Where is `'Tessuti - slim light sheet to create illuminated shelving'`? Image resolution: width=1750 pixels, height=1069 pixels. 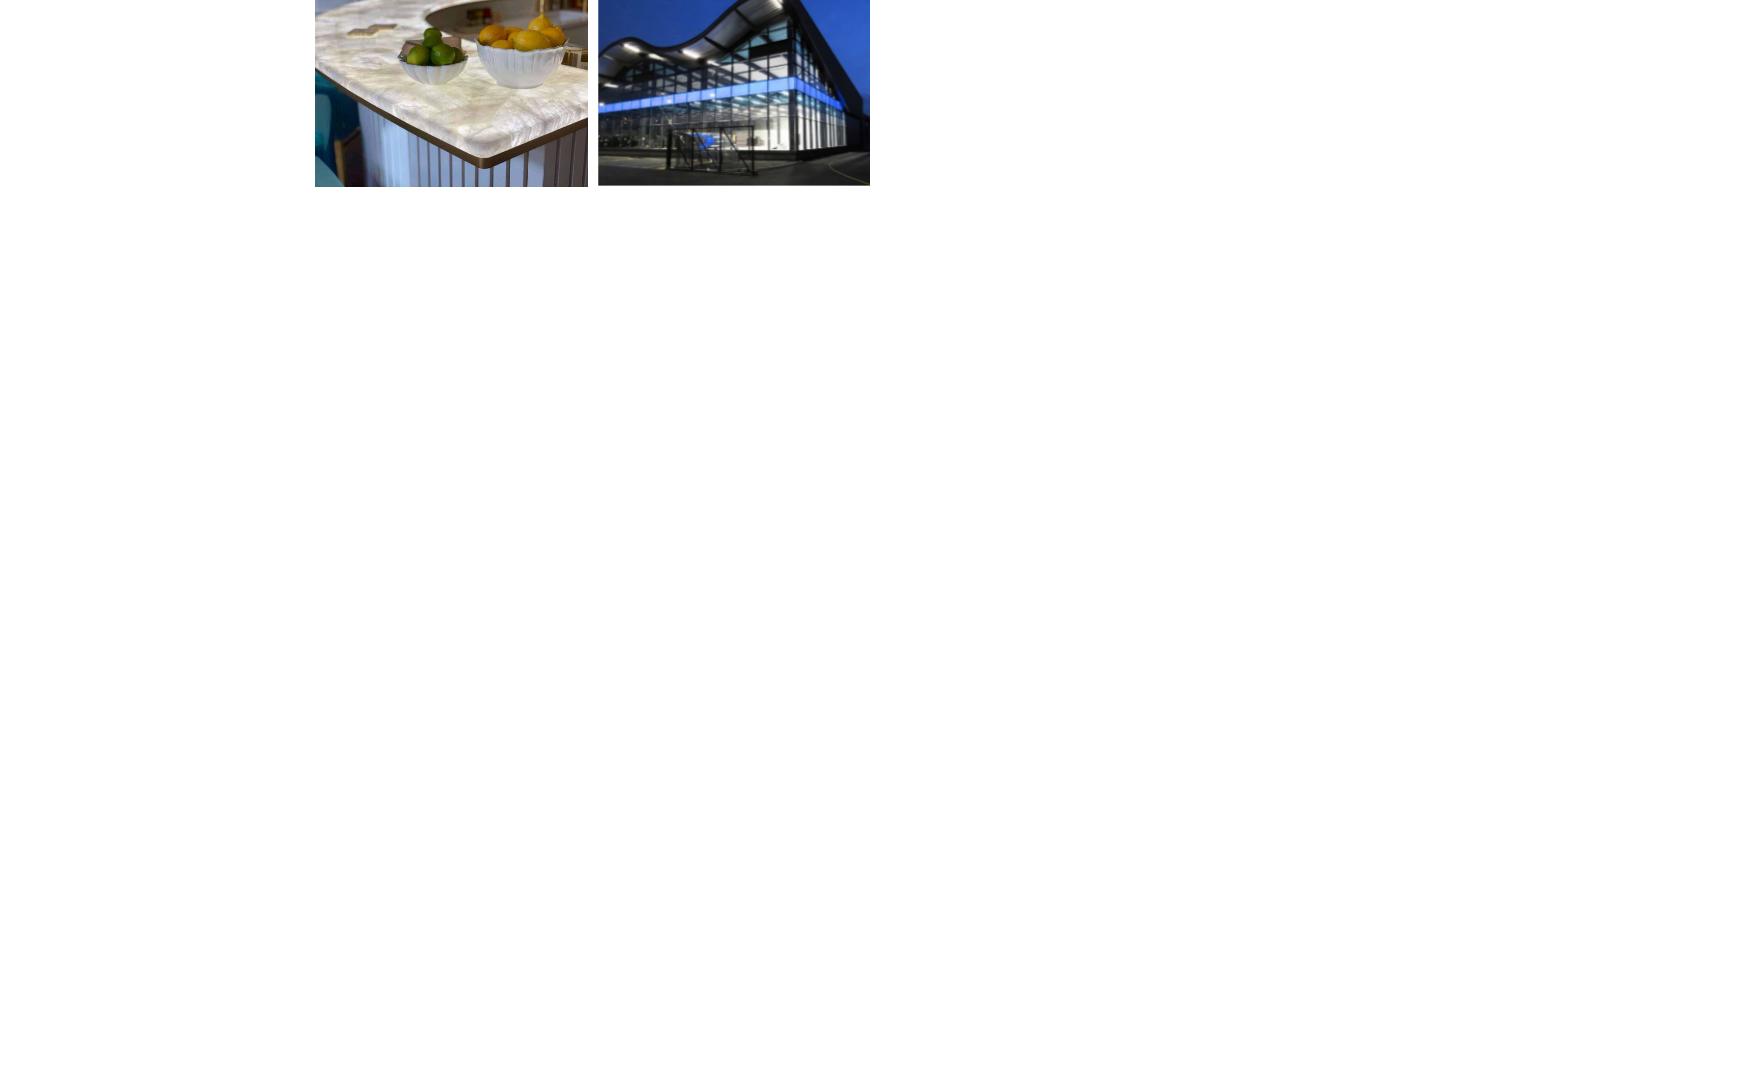
'Tessuti - slim light sheet to create illuminated shelving' is located at coordinates (445, 849).